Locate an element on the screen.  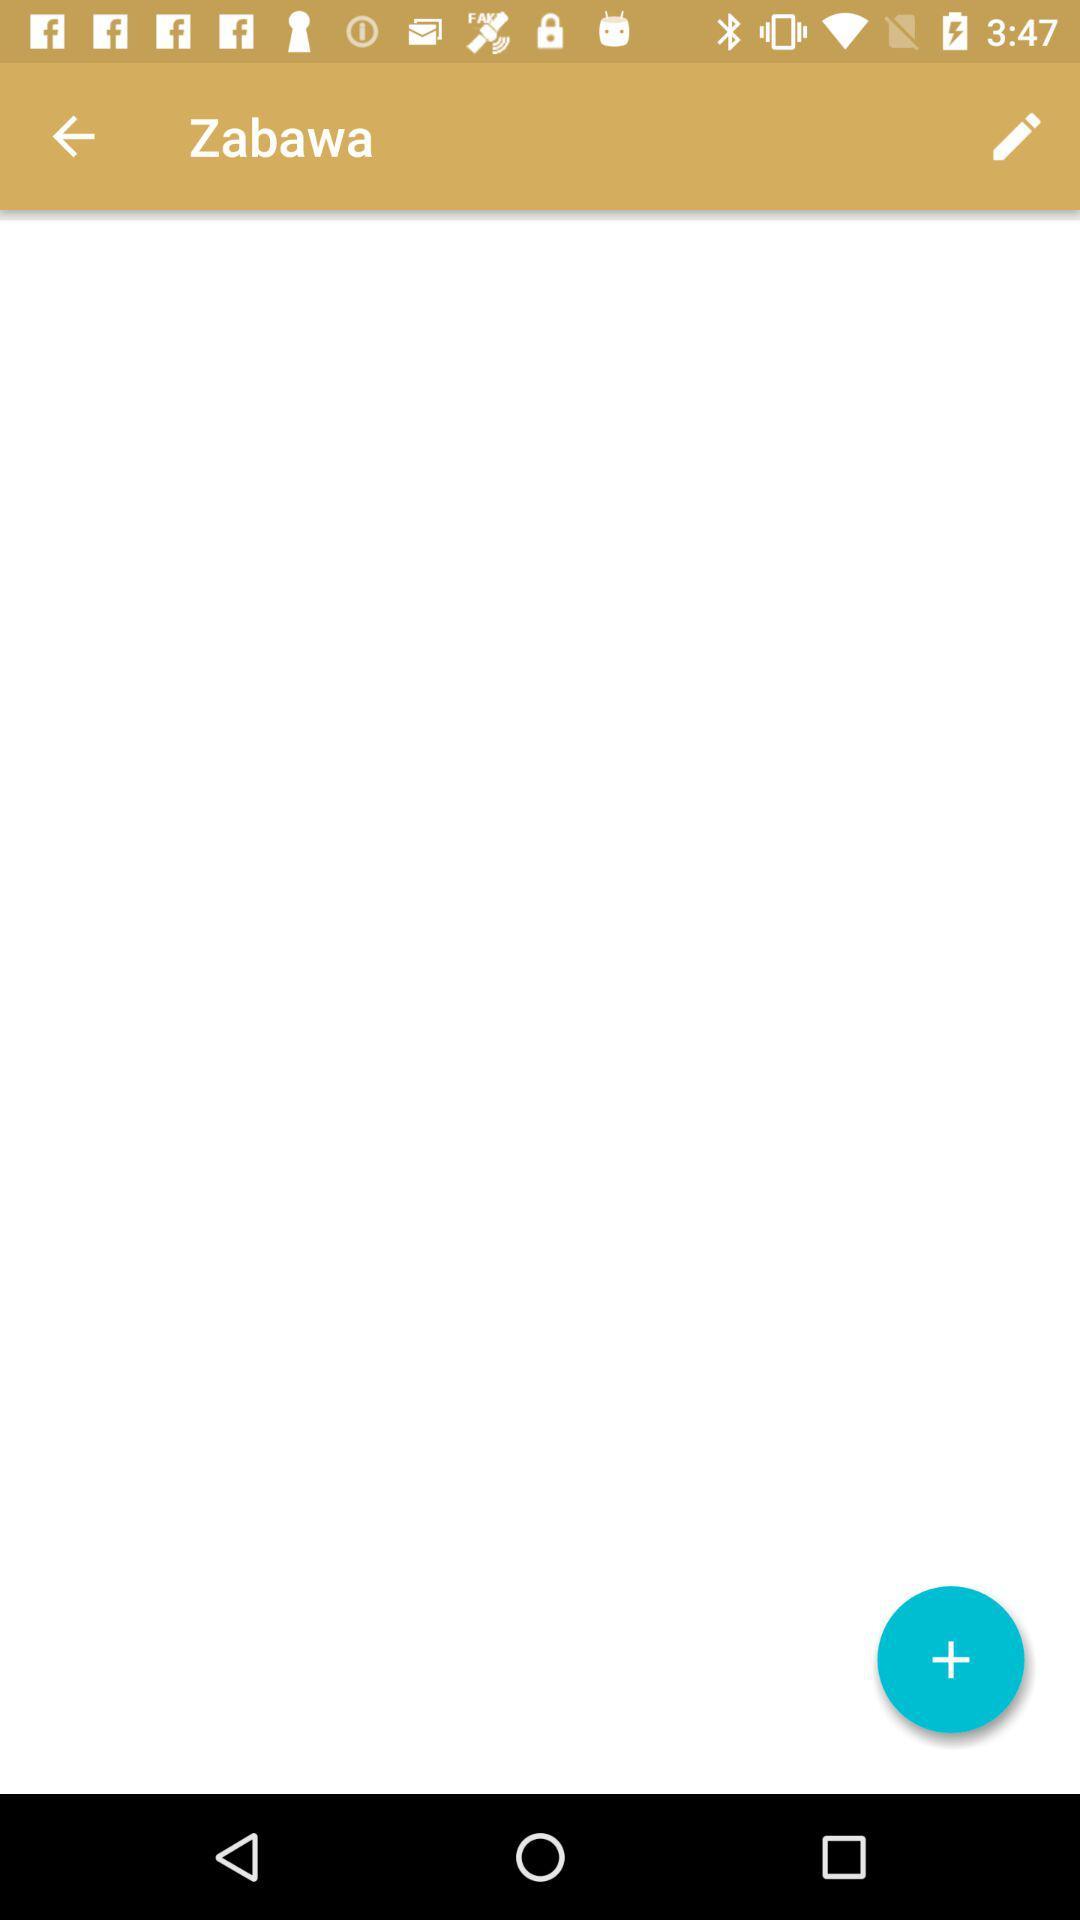
details is located at coordinates (950, 1659).